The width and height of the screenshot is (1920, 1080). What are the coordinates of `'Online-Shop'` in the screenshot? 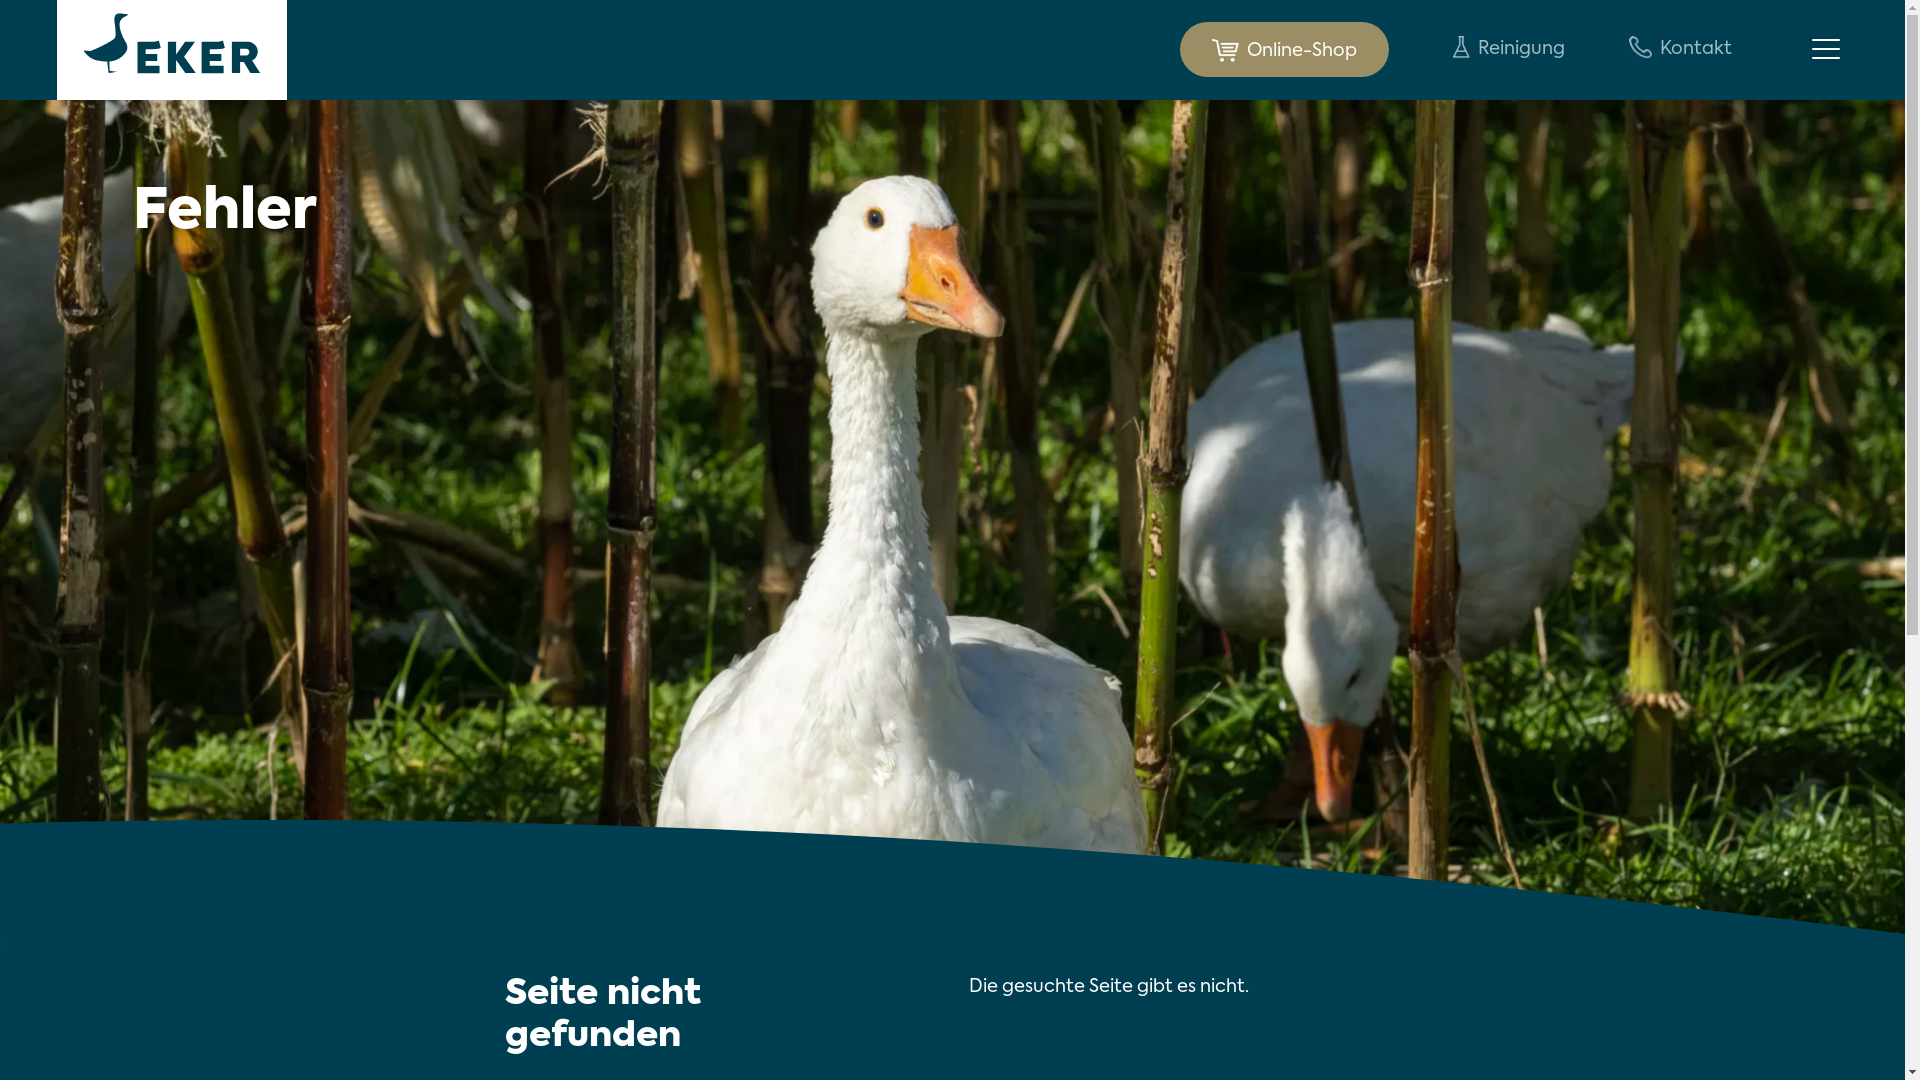 It's located at (1284, 48).